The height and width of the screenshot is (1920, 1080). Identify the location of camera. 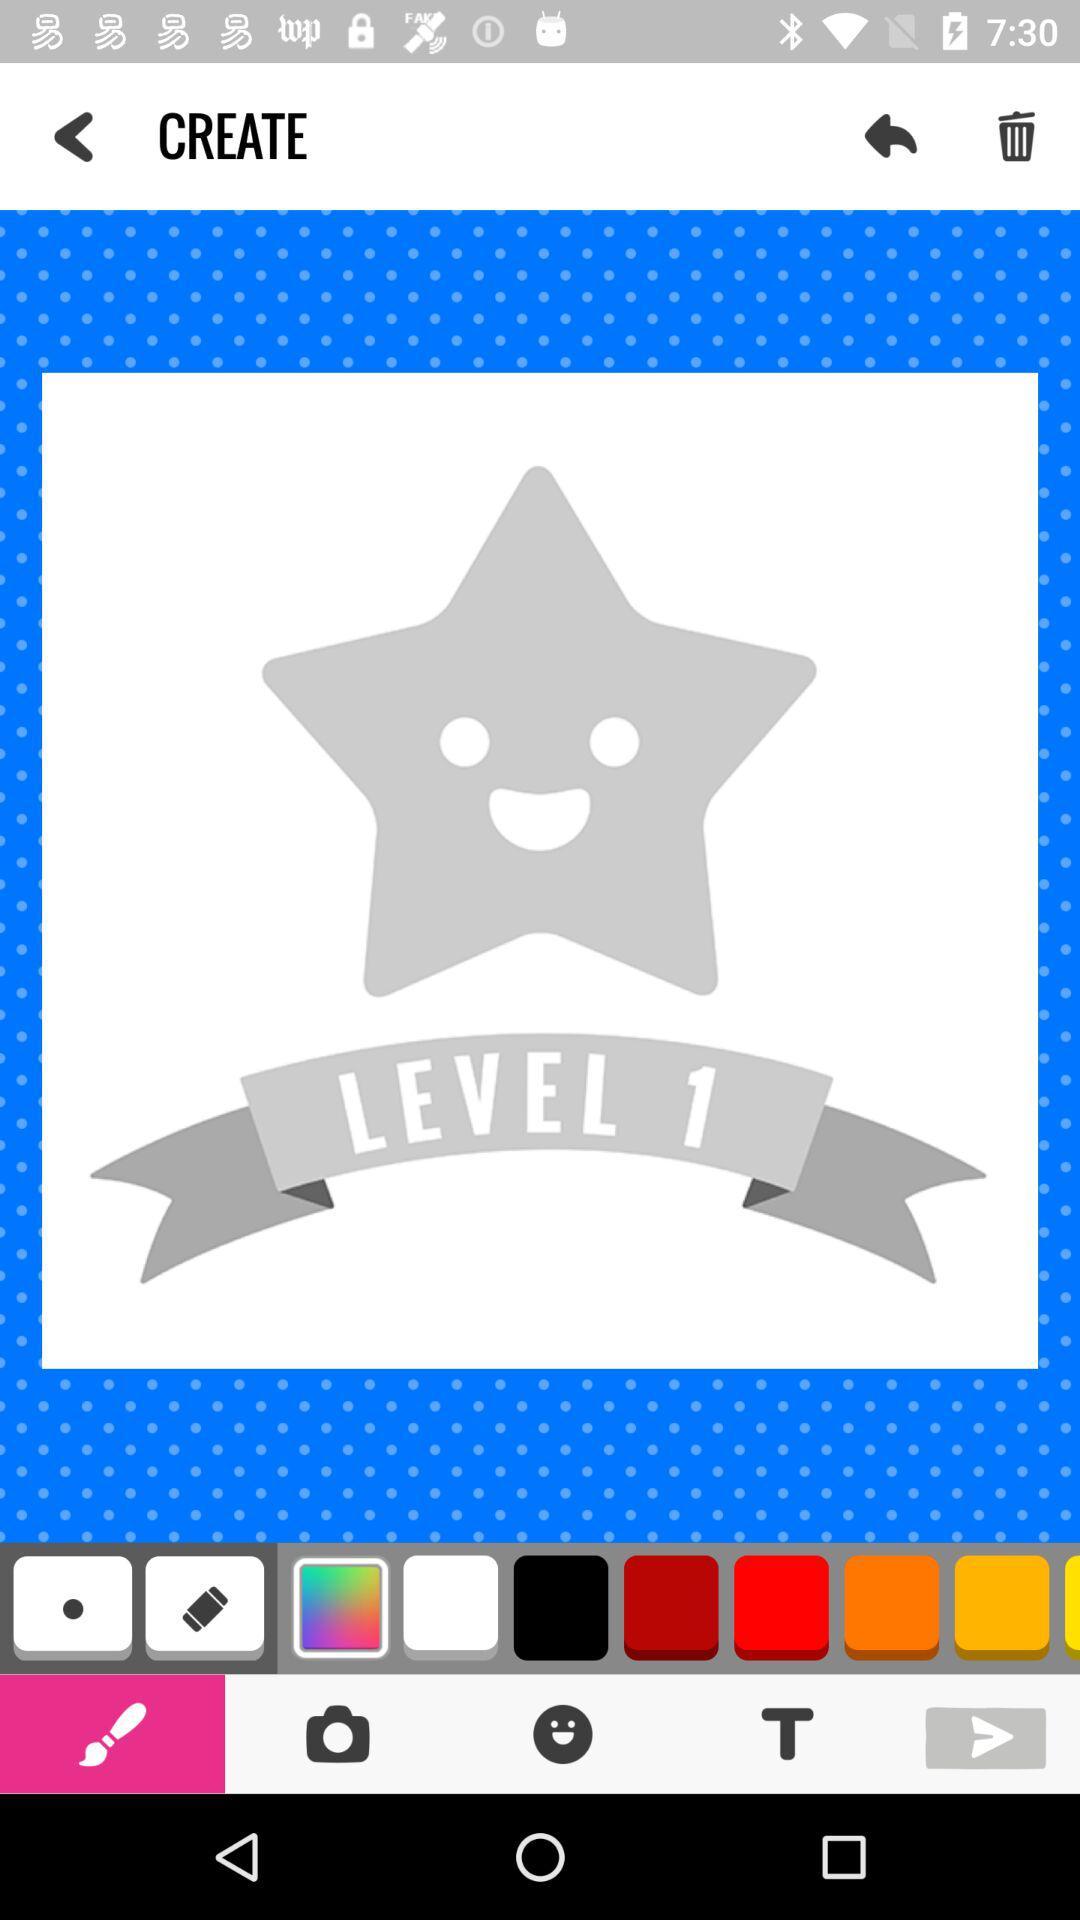
(336, 1732).